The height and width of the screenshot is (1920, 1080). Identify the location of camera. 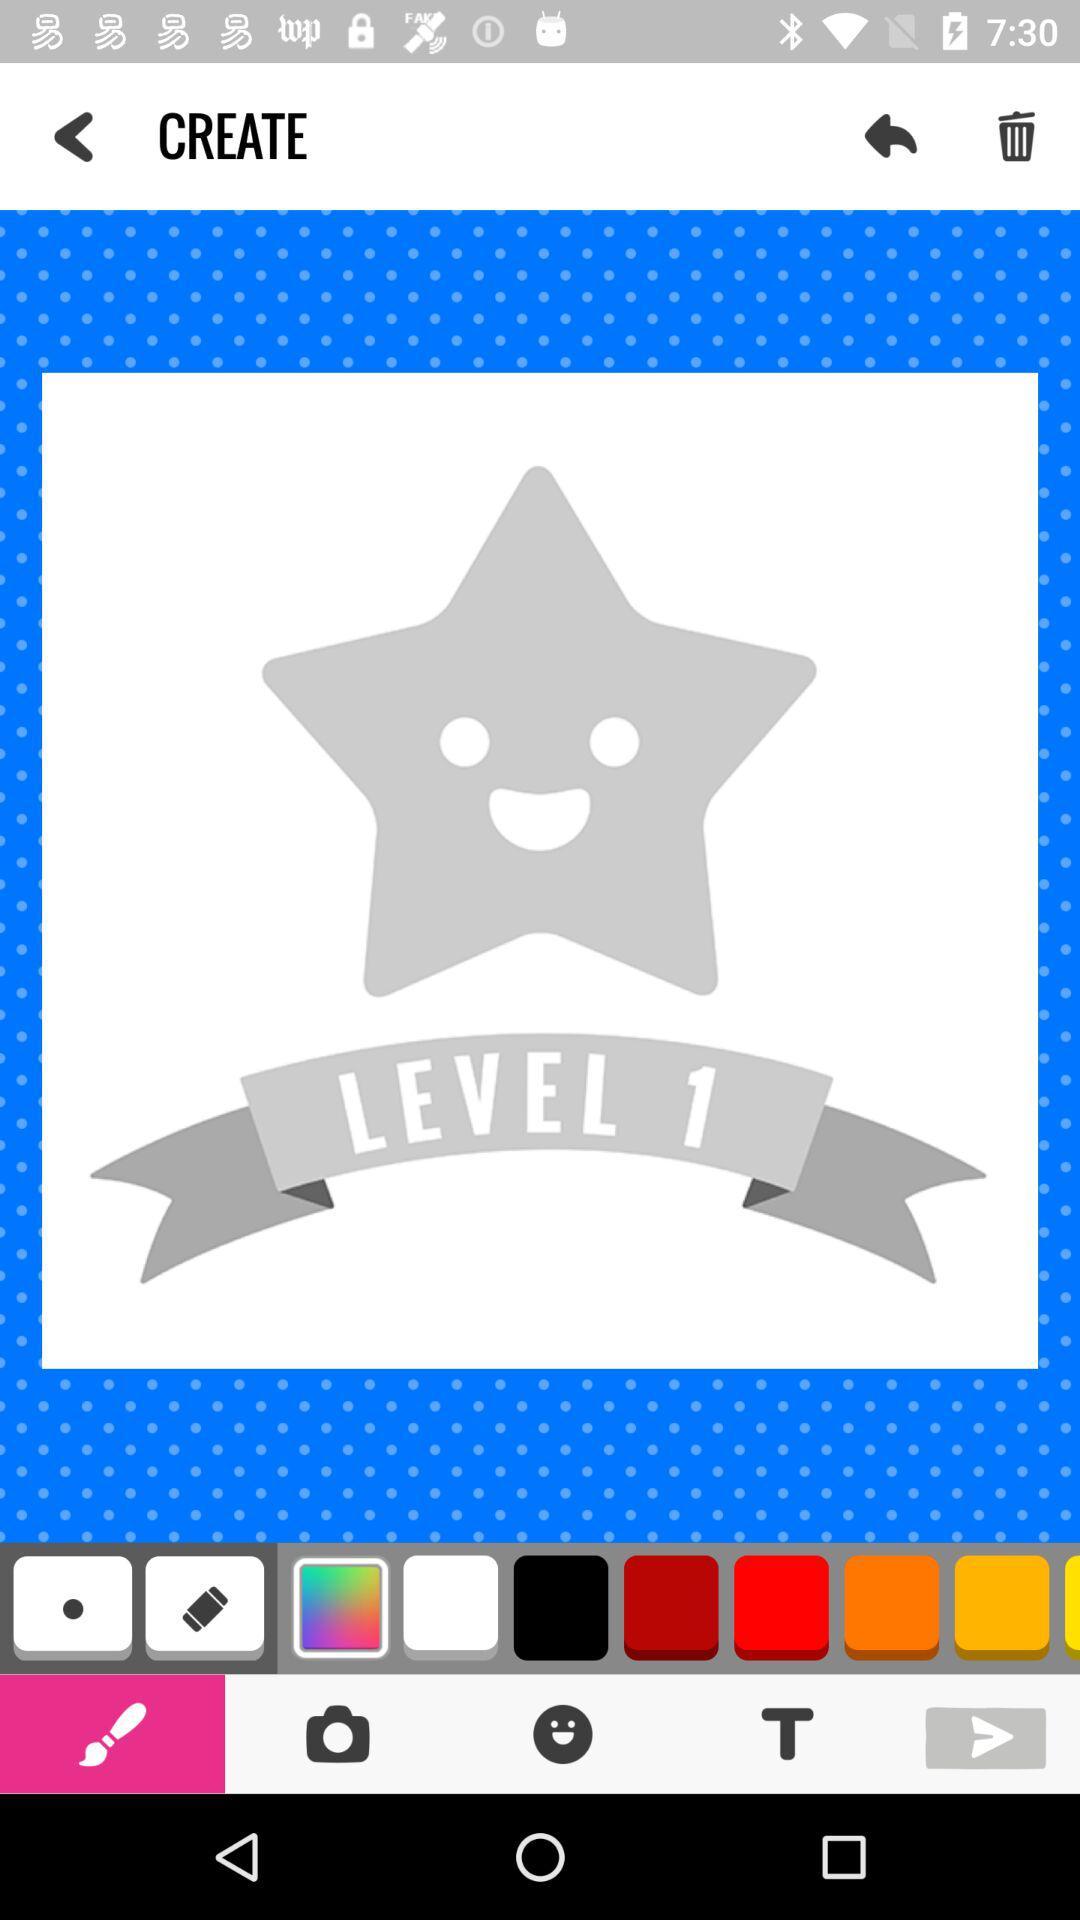
(336, 1732).